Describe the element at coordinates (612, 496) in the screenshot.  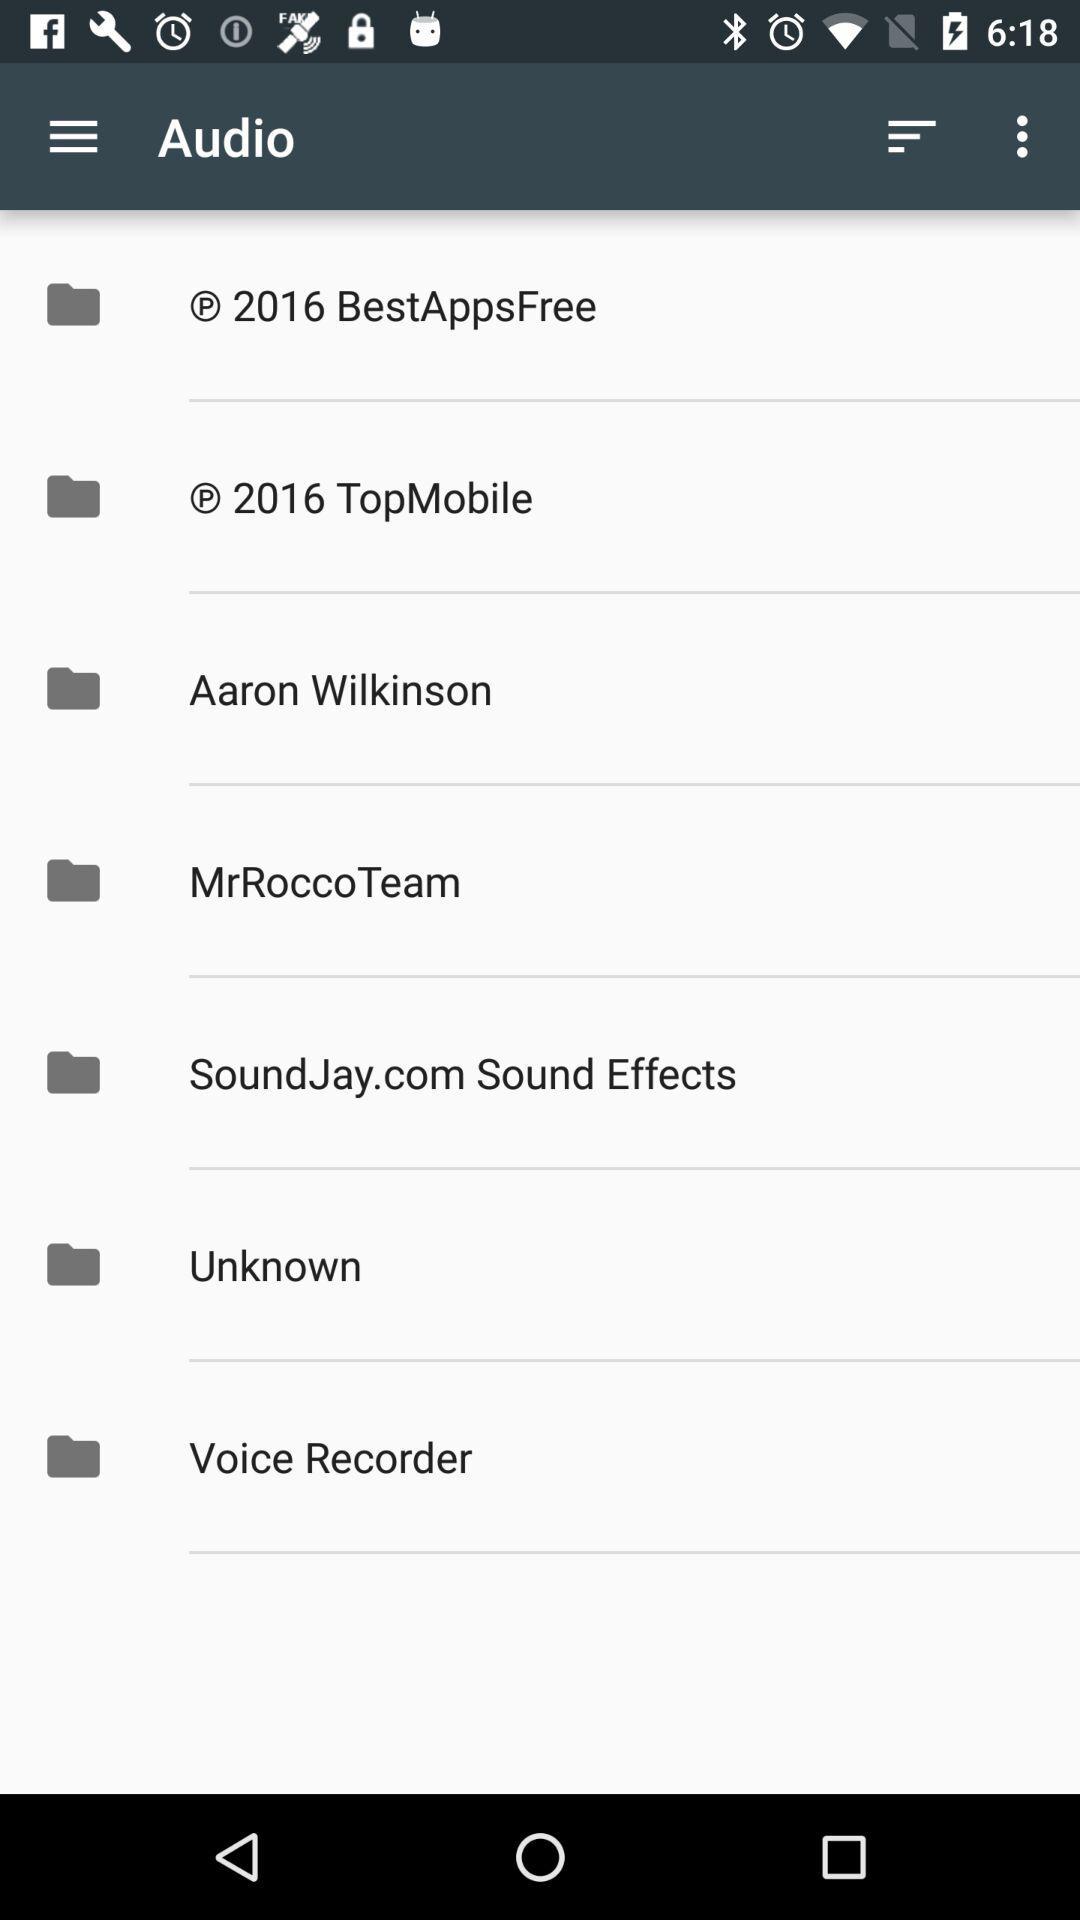
I see `the item above the aaron wilkinson icon` at that location.